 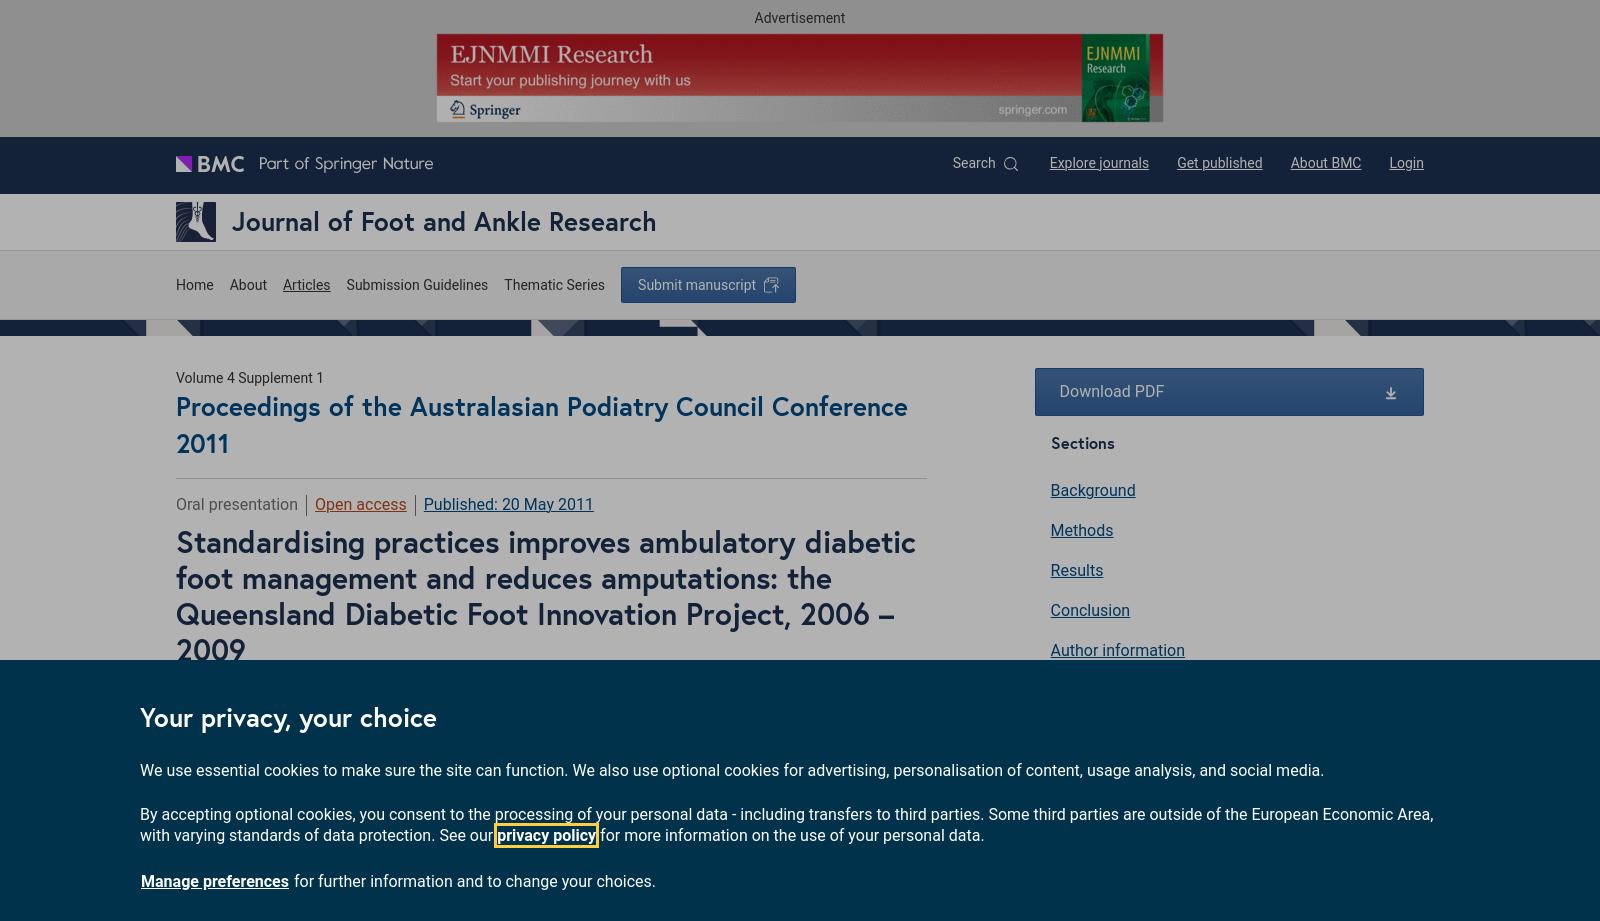 What do you see at coordinates (546, 502) in the screenshot?
I see `'20 May 2011'` at bounding box center [546, 502].